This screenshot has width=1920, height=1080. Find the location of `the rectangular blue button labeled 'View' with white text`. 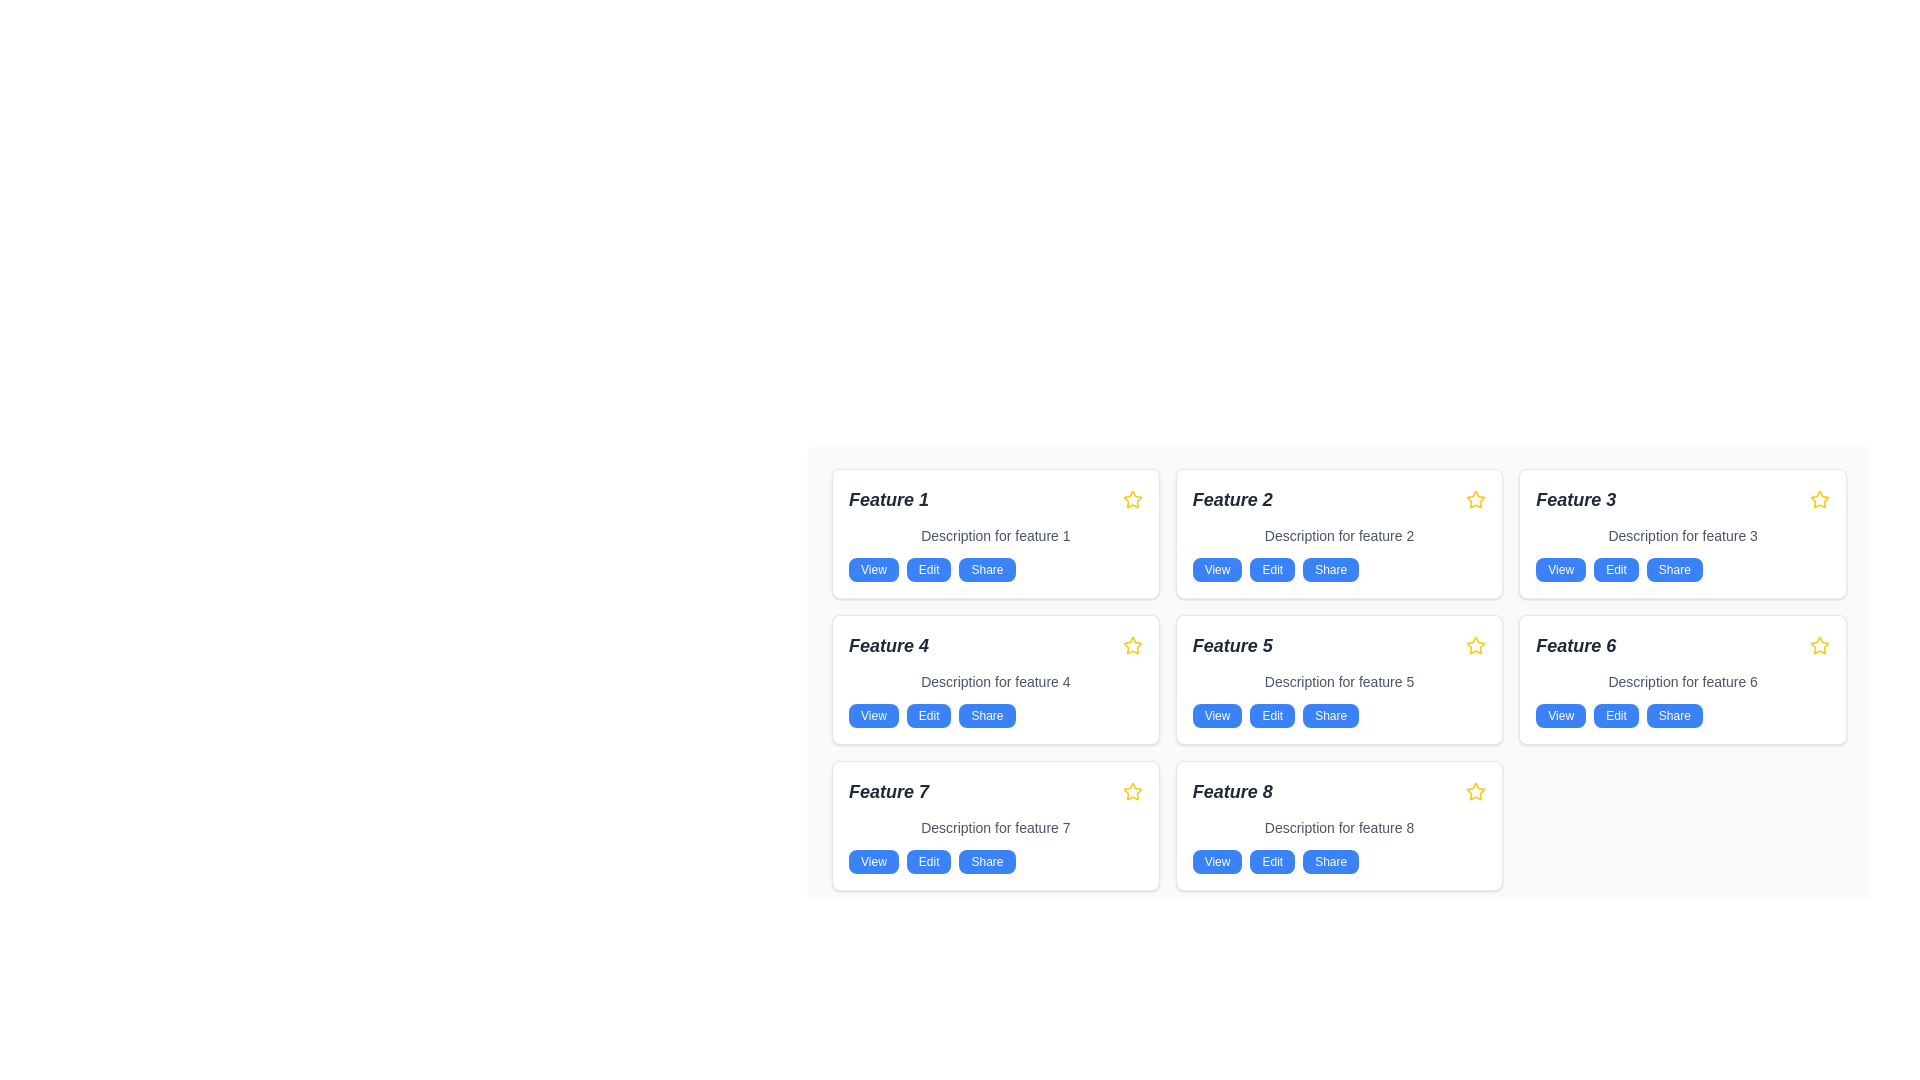

the rectangular blue button labeled 'View' with white text is located at coordinates (1216, 570).